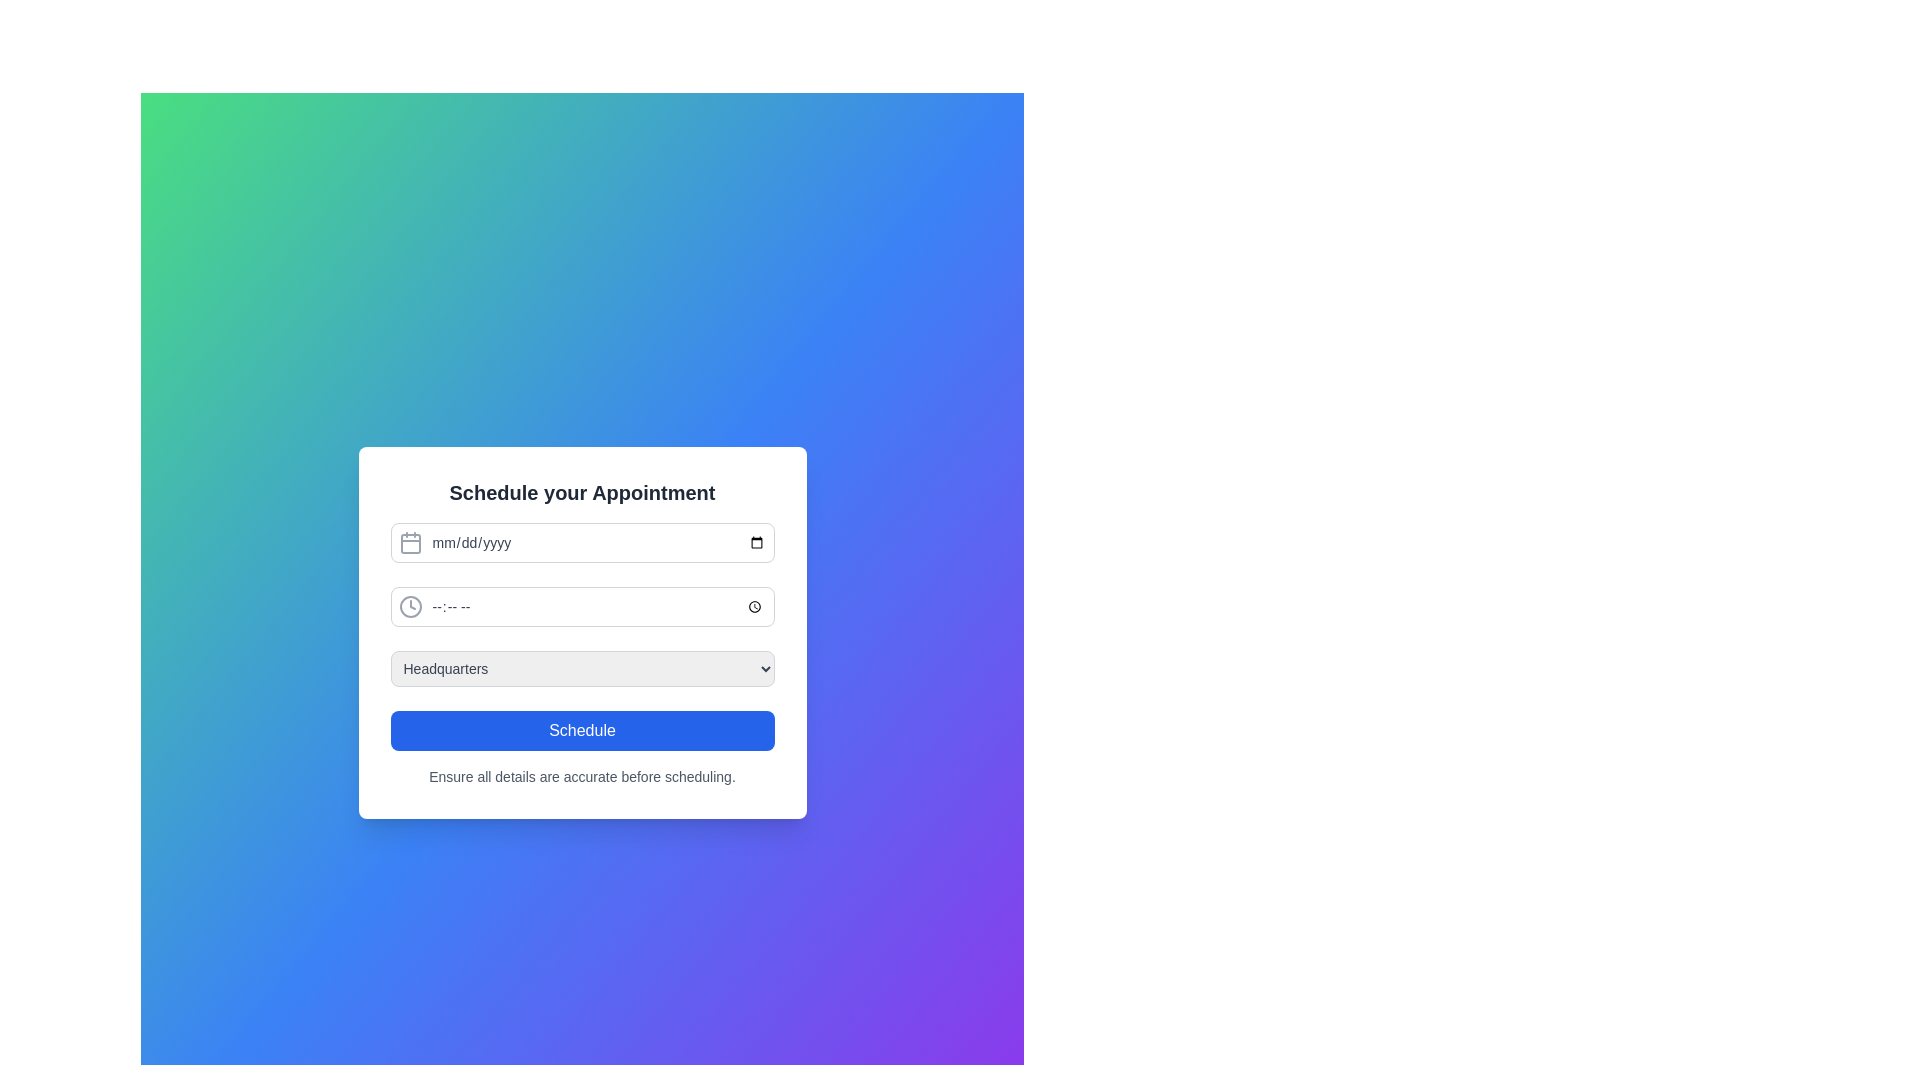 The width and height of the screenshot is (1920, 1080). What do you see at coordinates (409, 605) in the screenshot?
I see `the time input icon located at the top left of the time input field to focus on the associated time input field` at bounding box center [409, 605].